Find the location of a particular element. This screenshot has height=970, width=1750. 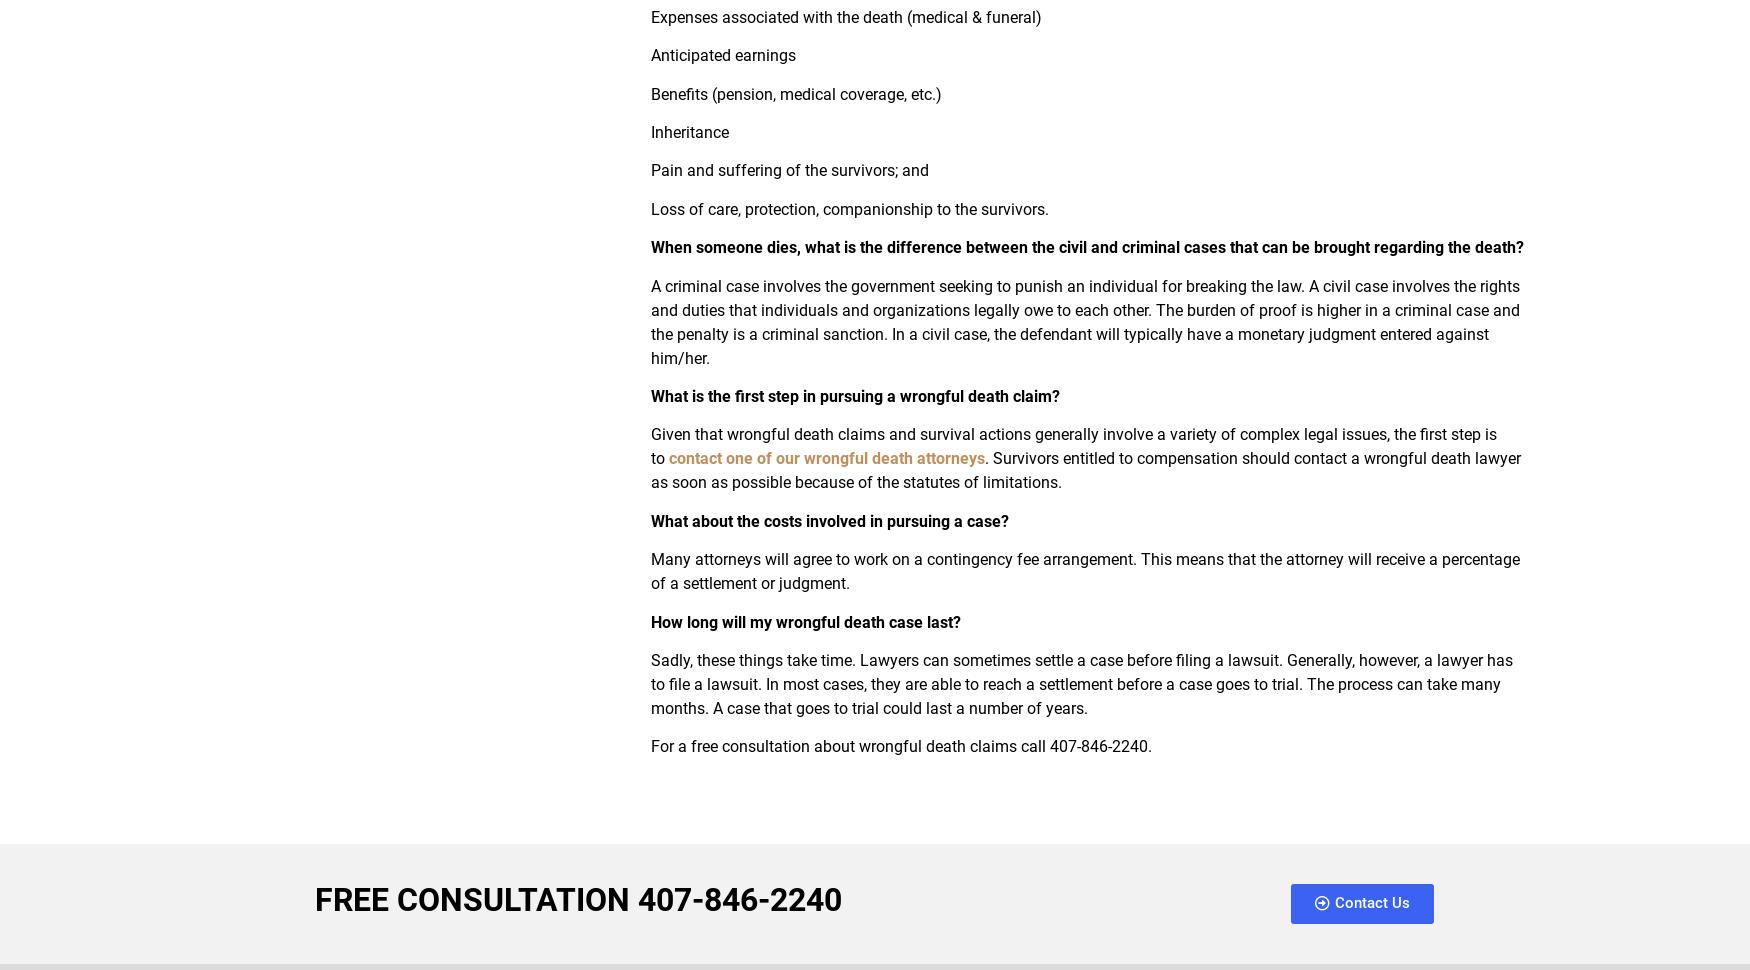

'cont' is located at coordinates (682, 457).